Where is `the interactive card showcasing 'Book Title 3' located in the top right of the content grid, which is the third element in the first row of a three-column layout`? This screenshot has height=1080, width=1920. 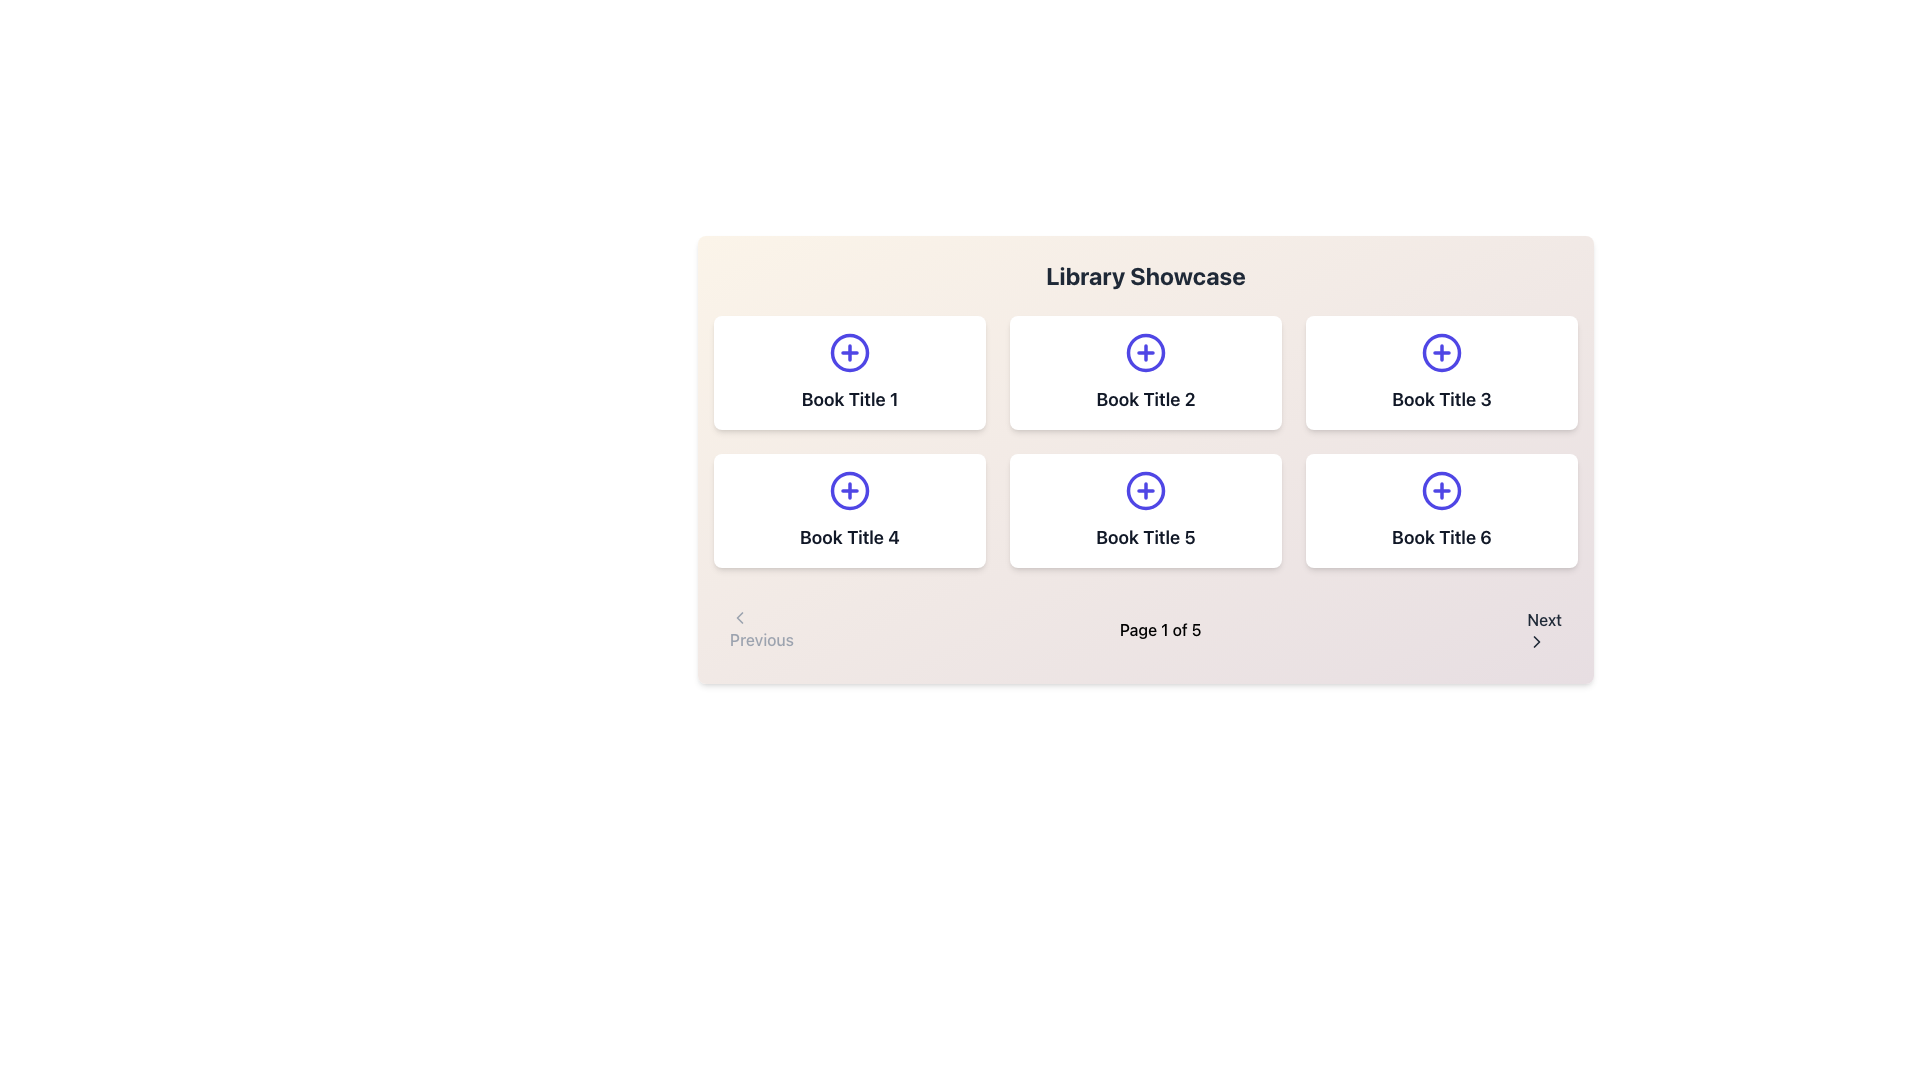 the interactive card showcasing 'Book Title 3' located in the top right of the content grid, which is the third element in the first row of a three-column layout is located at coordinates (1441, 373).